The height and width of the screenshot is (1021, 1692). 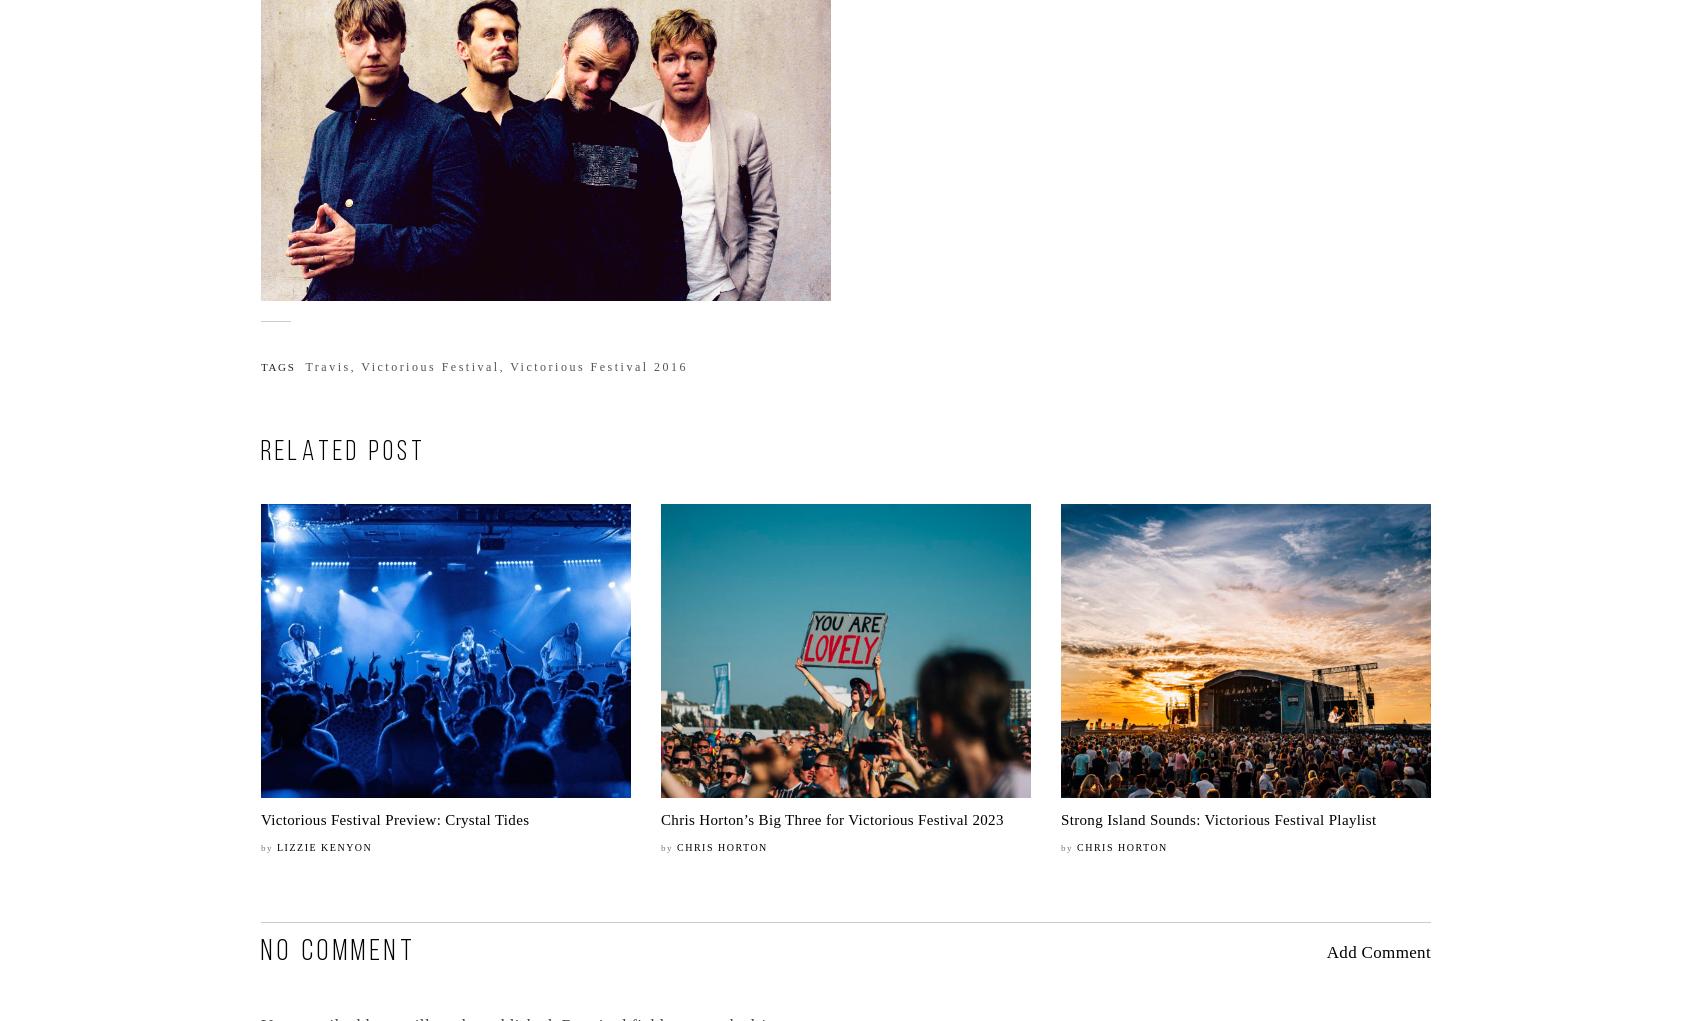 What do you see at coordinates (323, 846) in the screenshot?
I see `'Lizzie Kenyon'` at bounding box center [323, 846].